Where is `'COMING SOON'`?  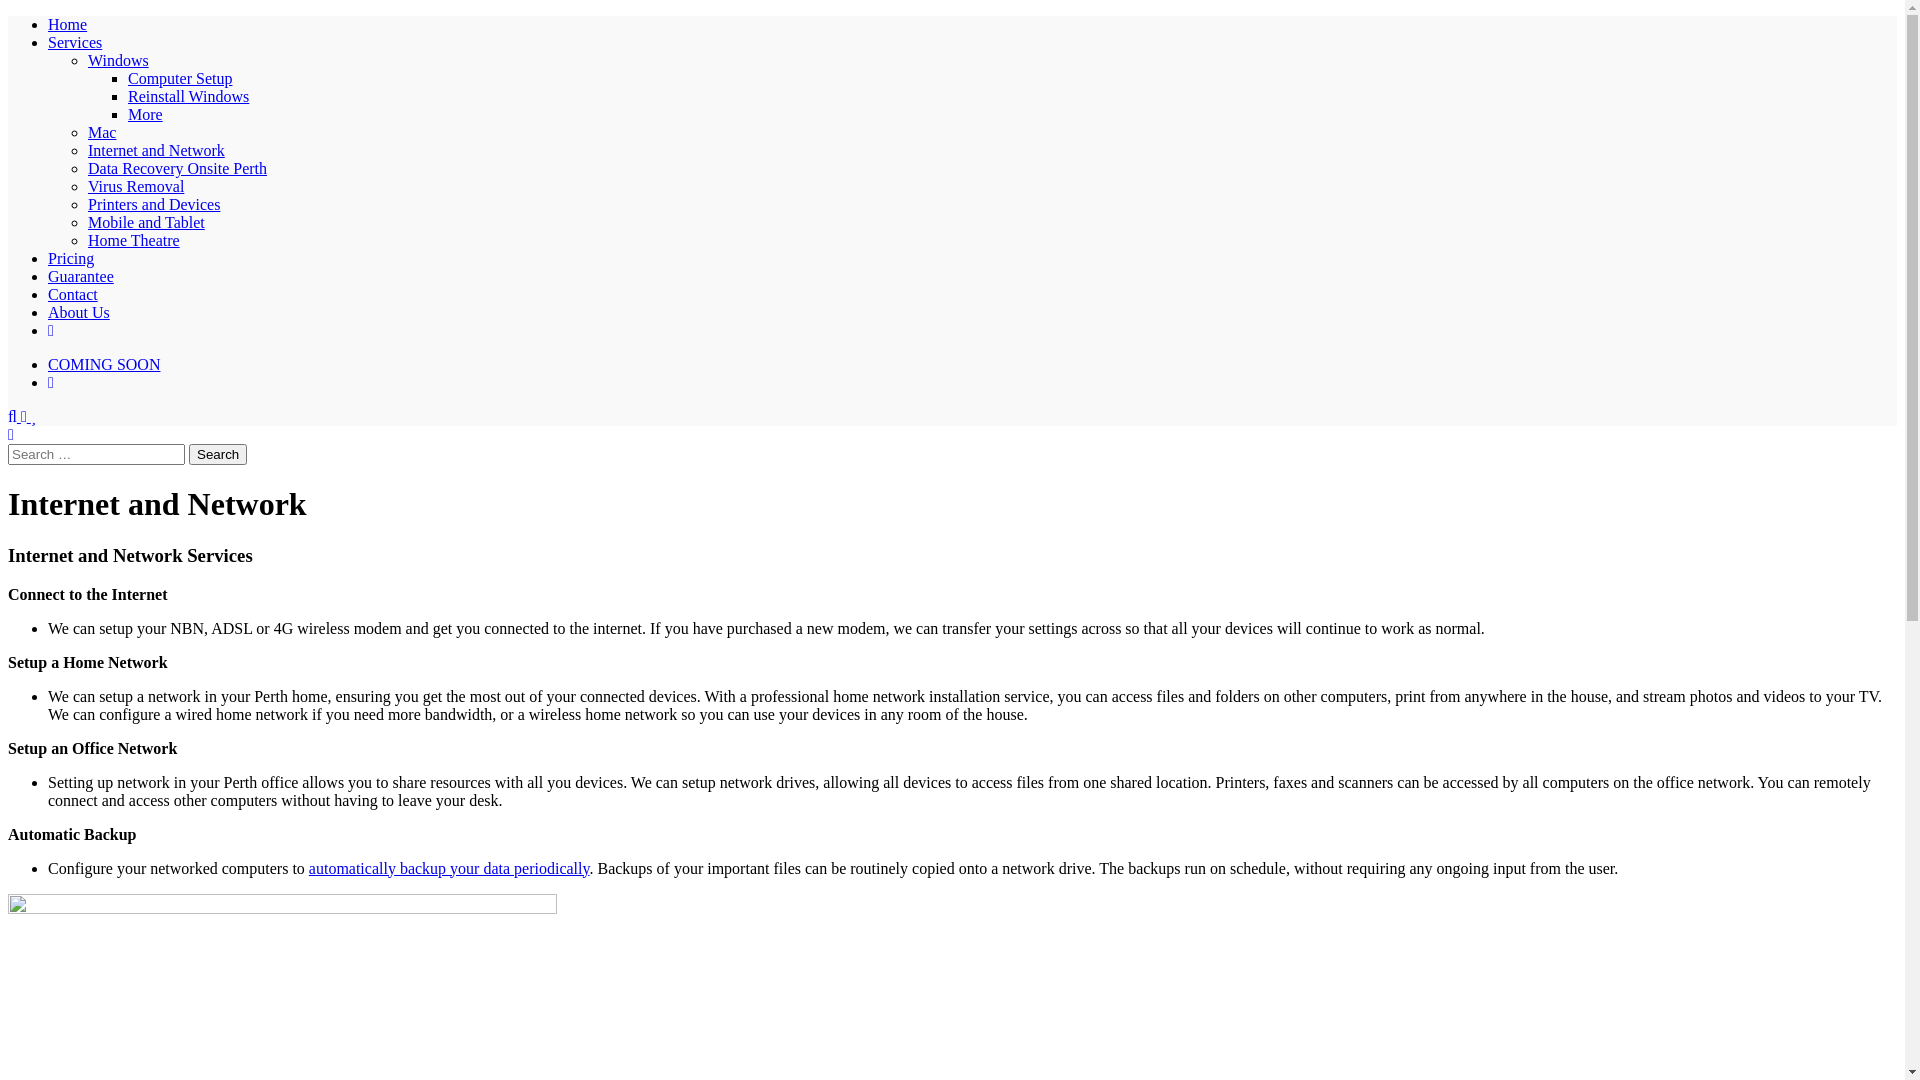
'COMING SOON' is located at coordinates (48, 364).